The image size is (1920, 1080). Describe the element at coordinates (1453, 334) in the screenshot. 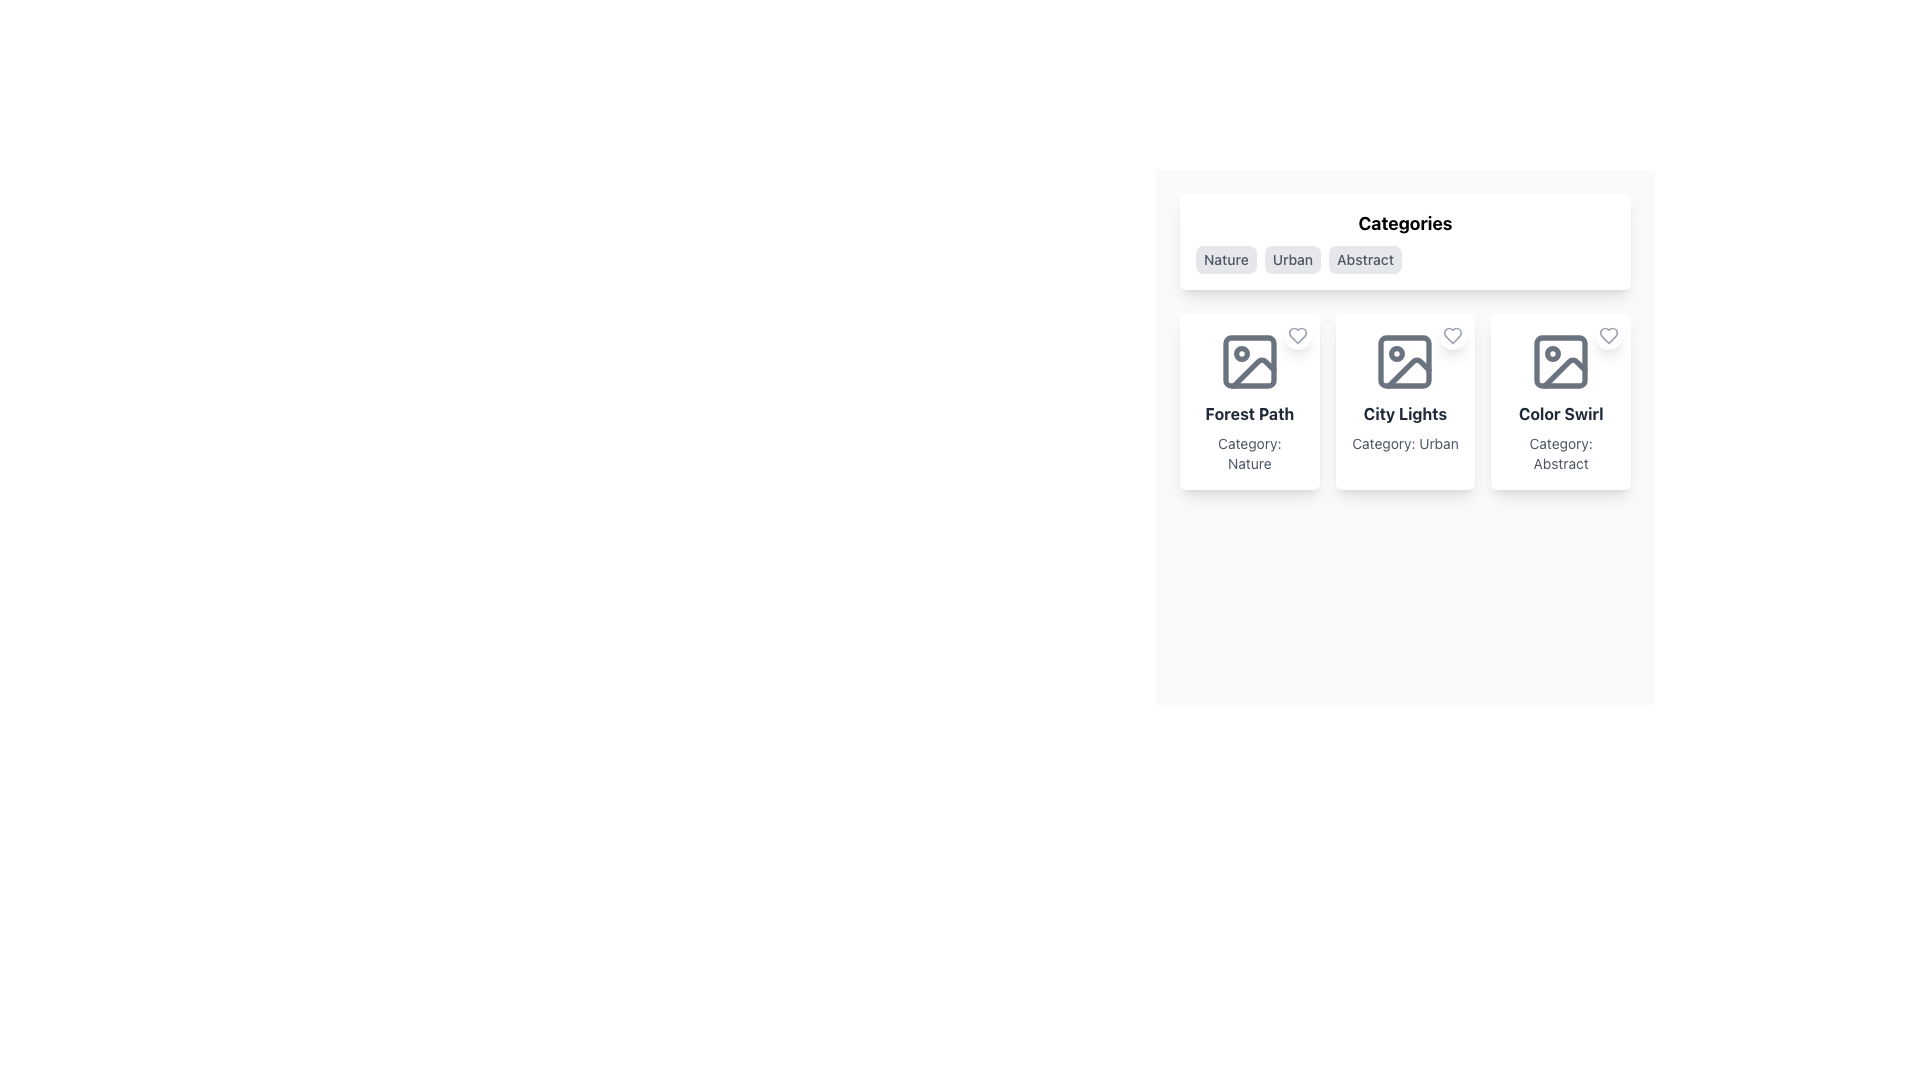

I see `the heart icon button located at the top-right corner of the 'City Lights' card` at that location.